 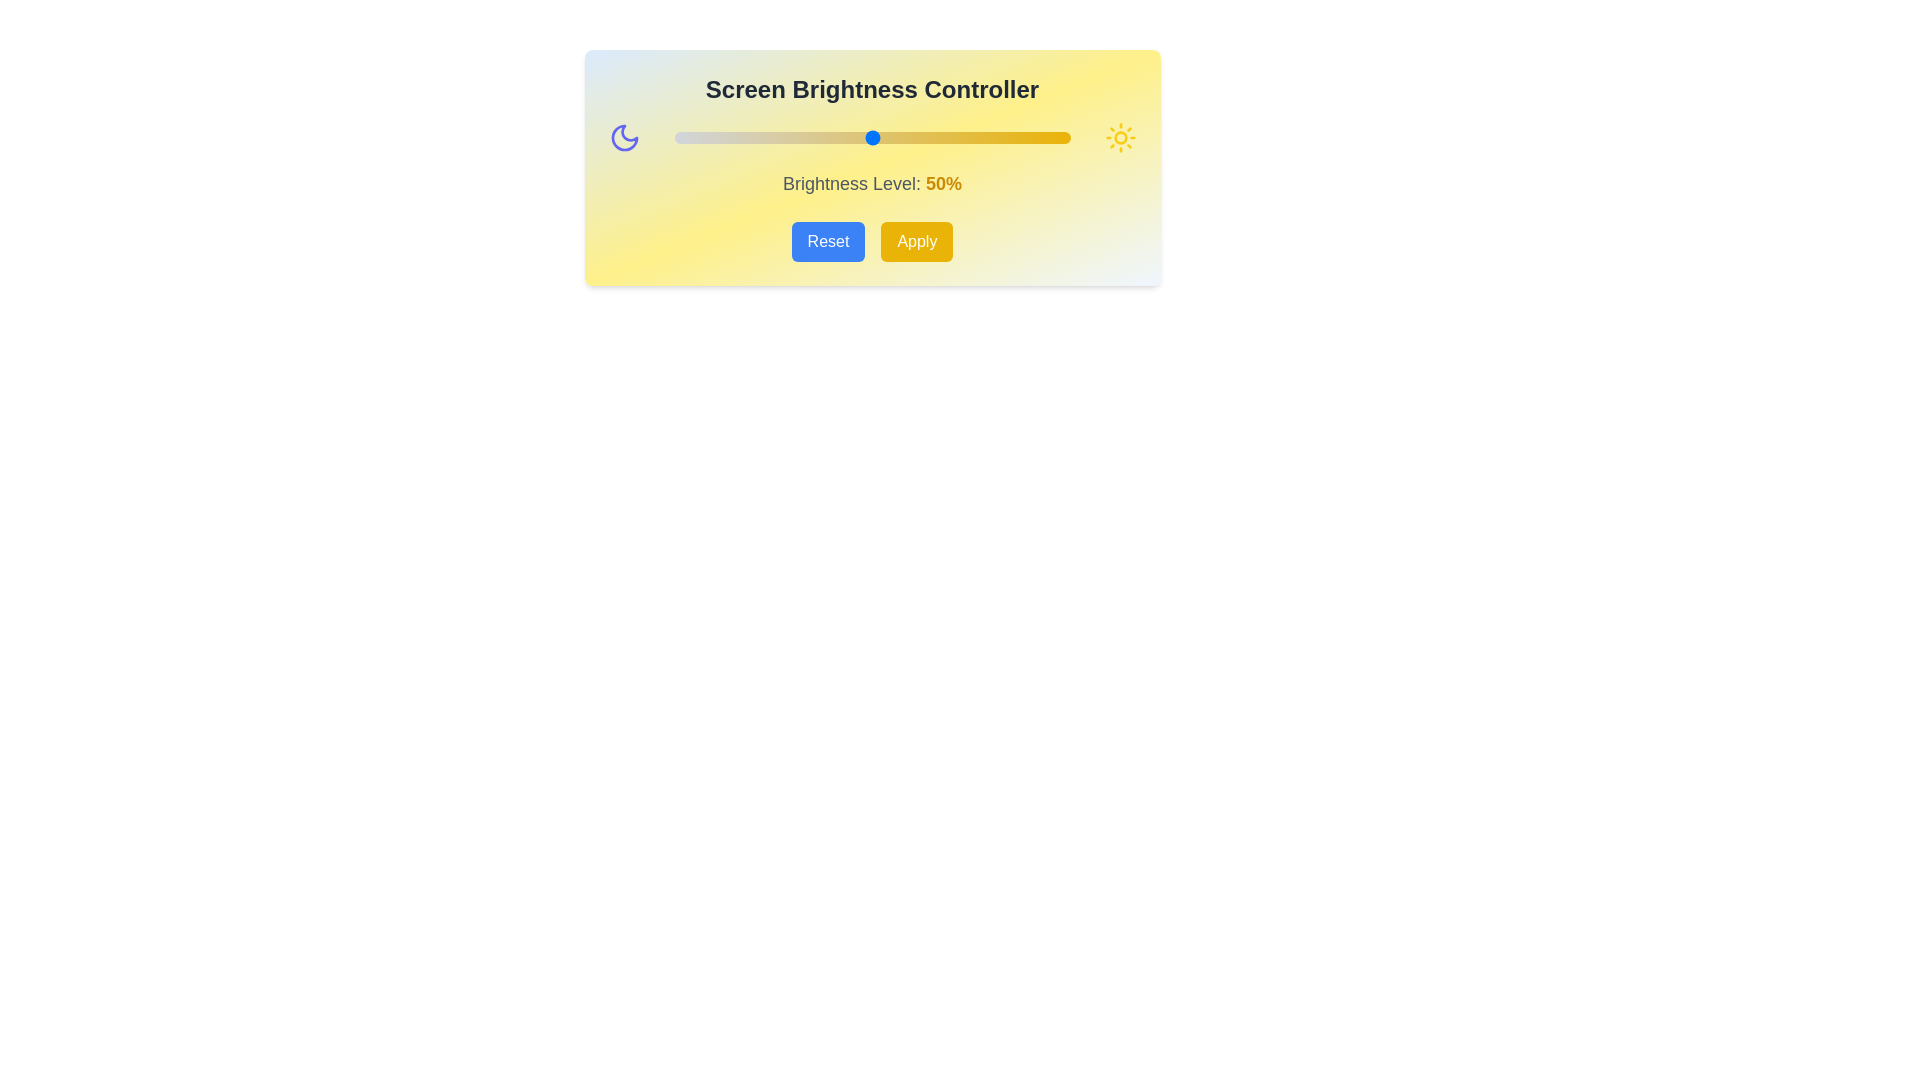 What do you see at coordinates (1061, 137) in the screenshot?
I see `the brightness slider to set the brightness level to 98%` at bounding box center [1061, 137].